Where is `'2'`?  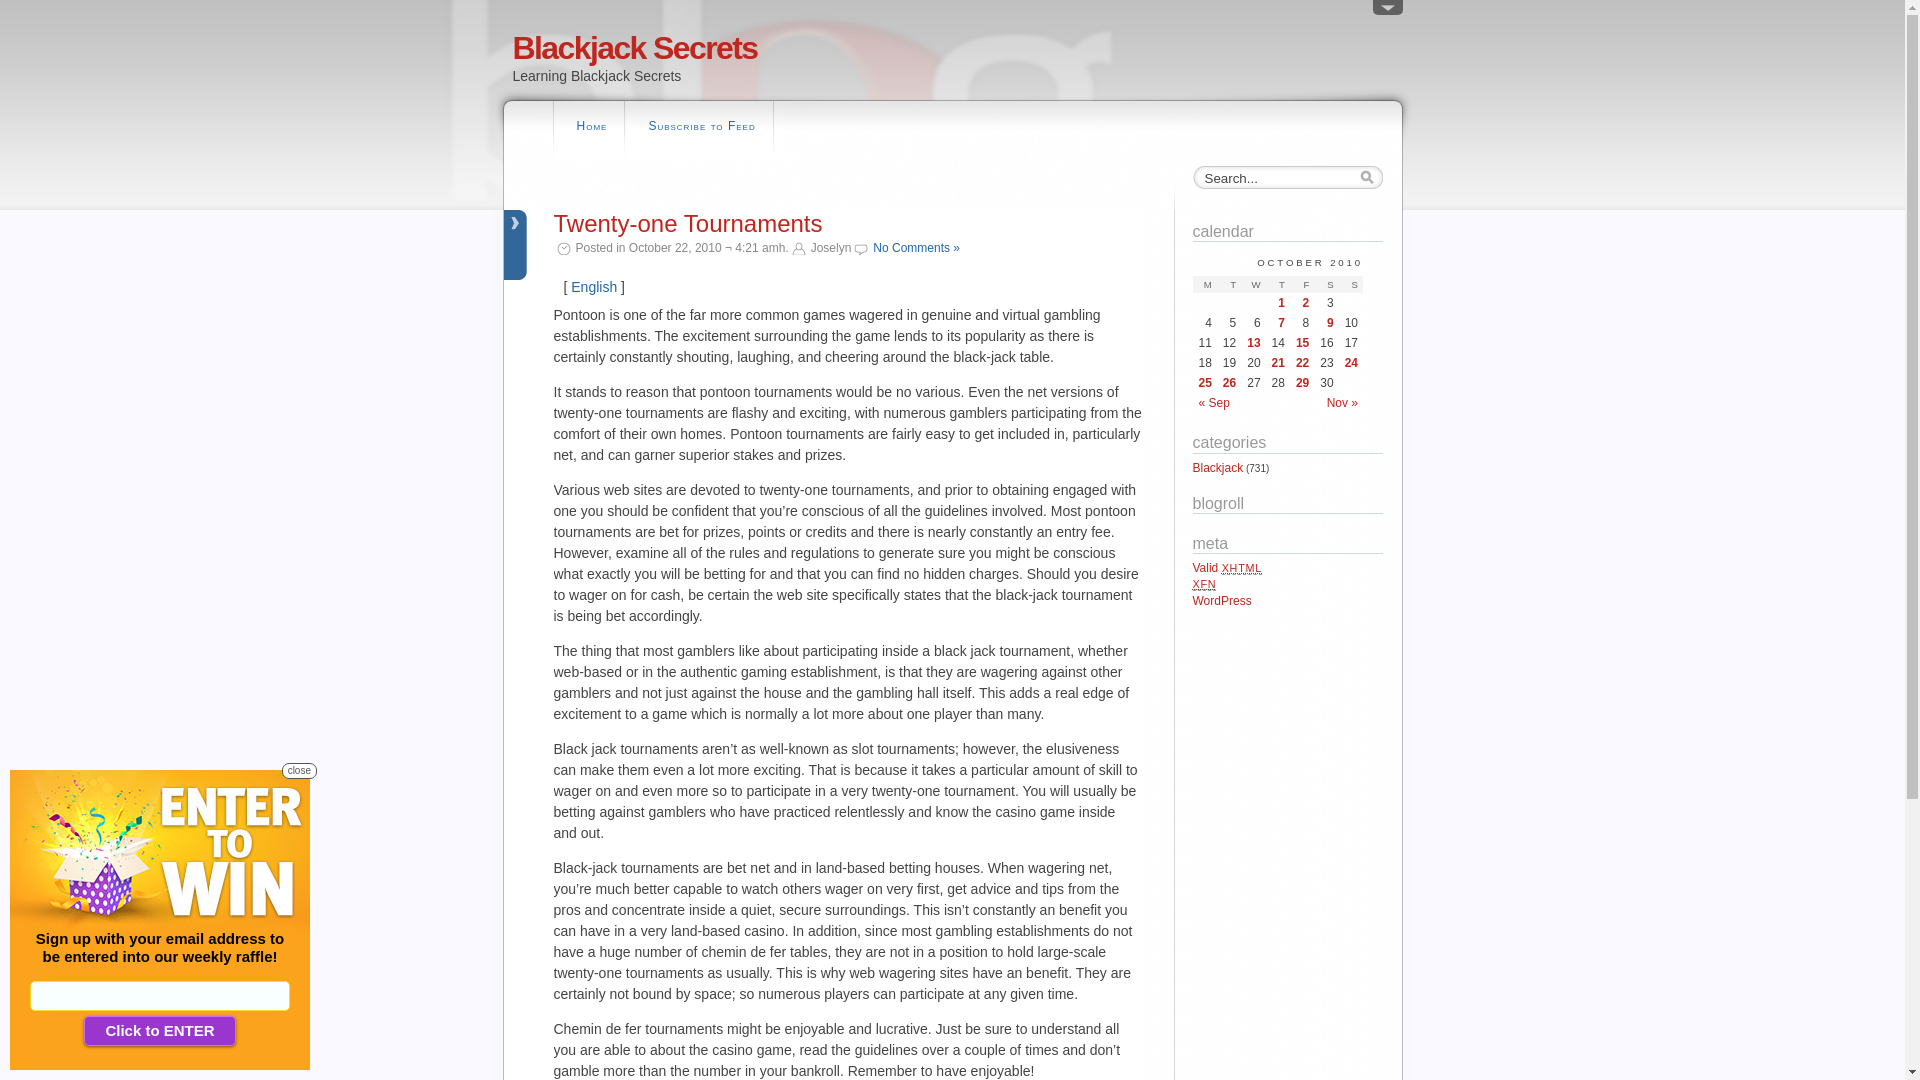 '2' is located at coordinates (1302, 303).